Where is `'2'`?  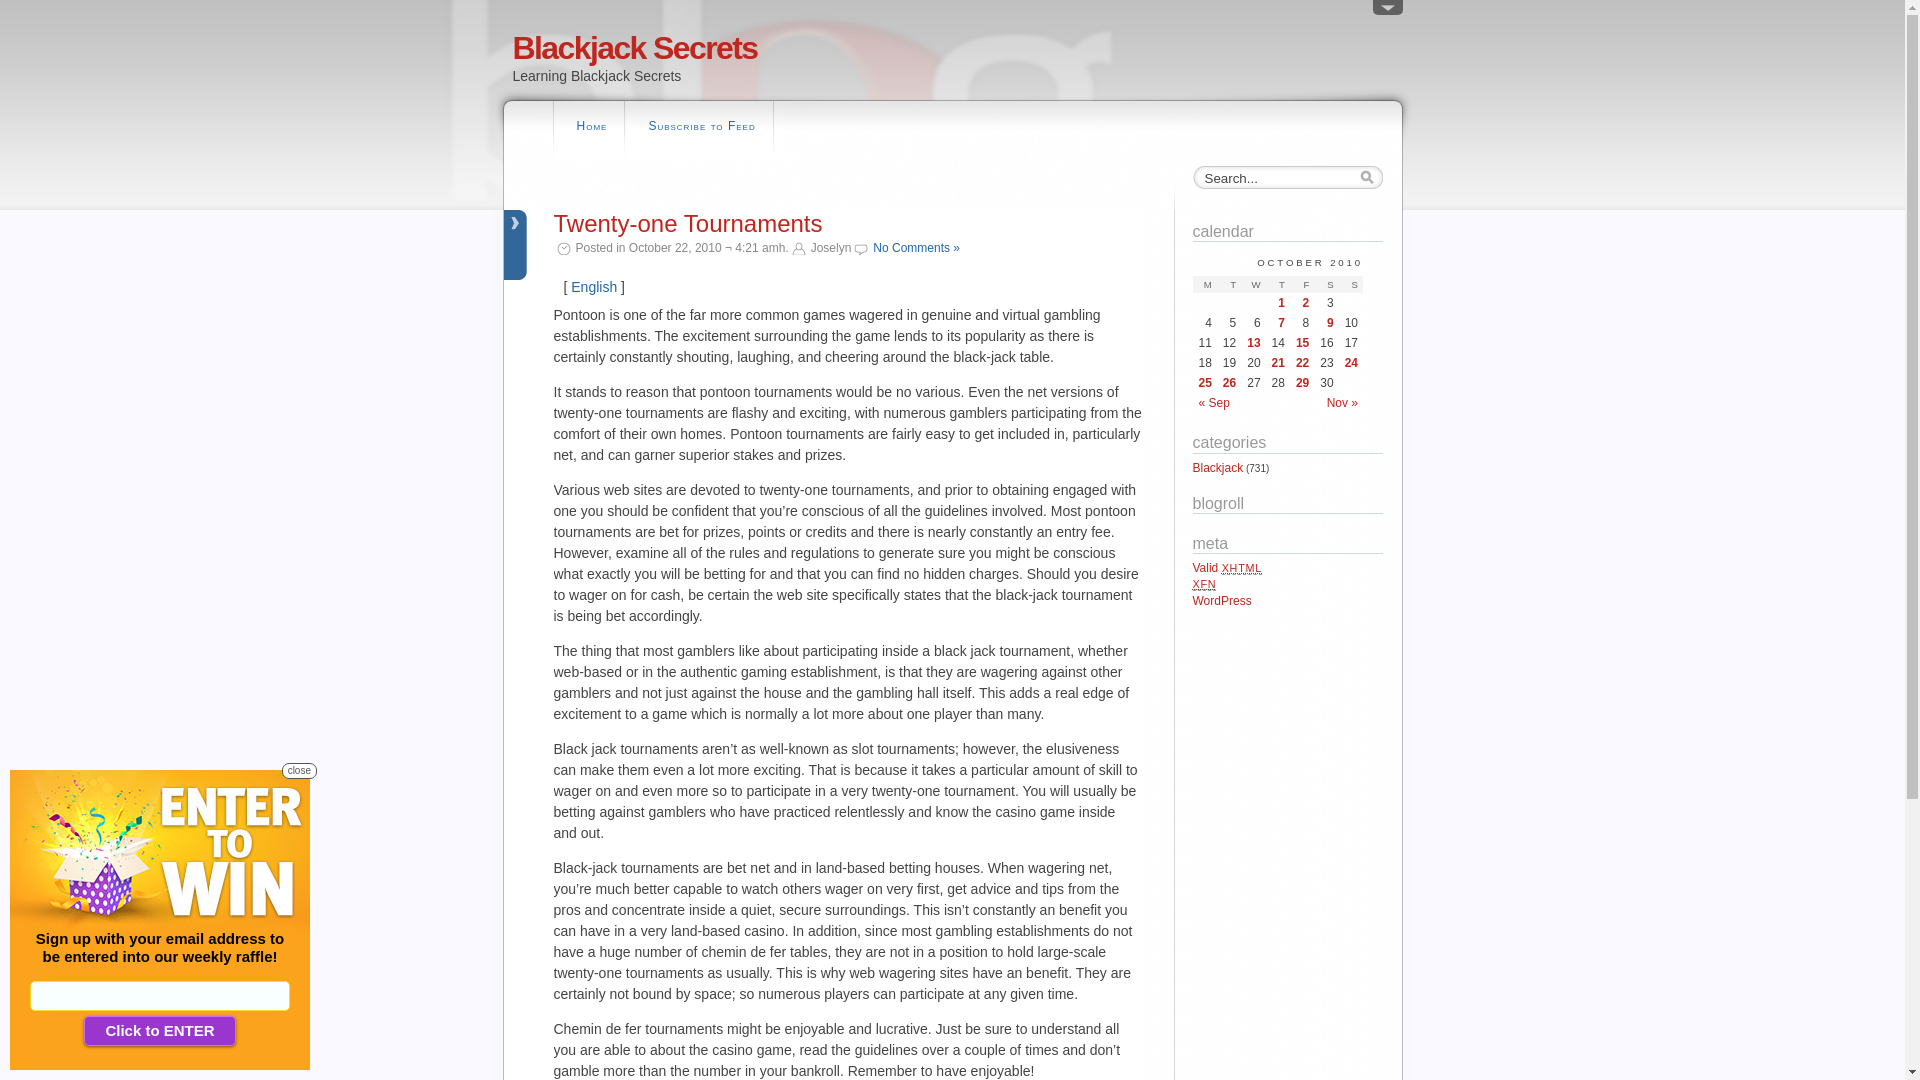 '2' is located at coordinates (1302, 303).